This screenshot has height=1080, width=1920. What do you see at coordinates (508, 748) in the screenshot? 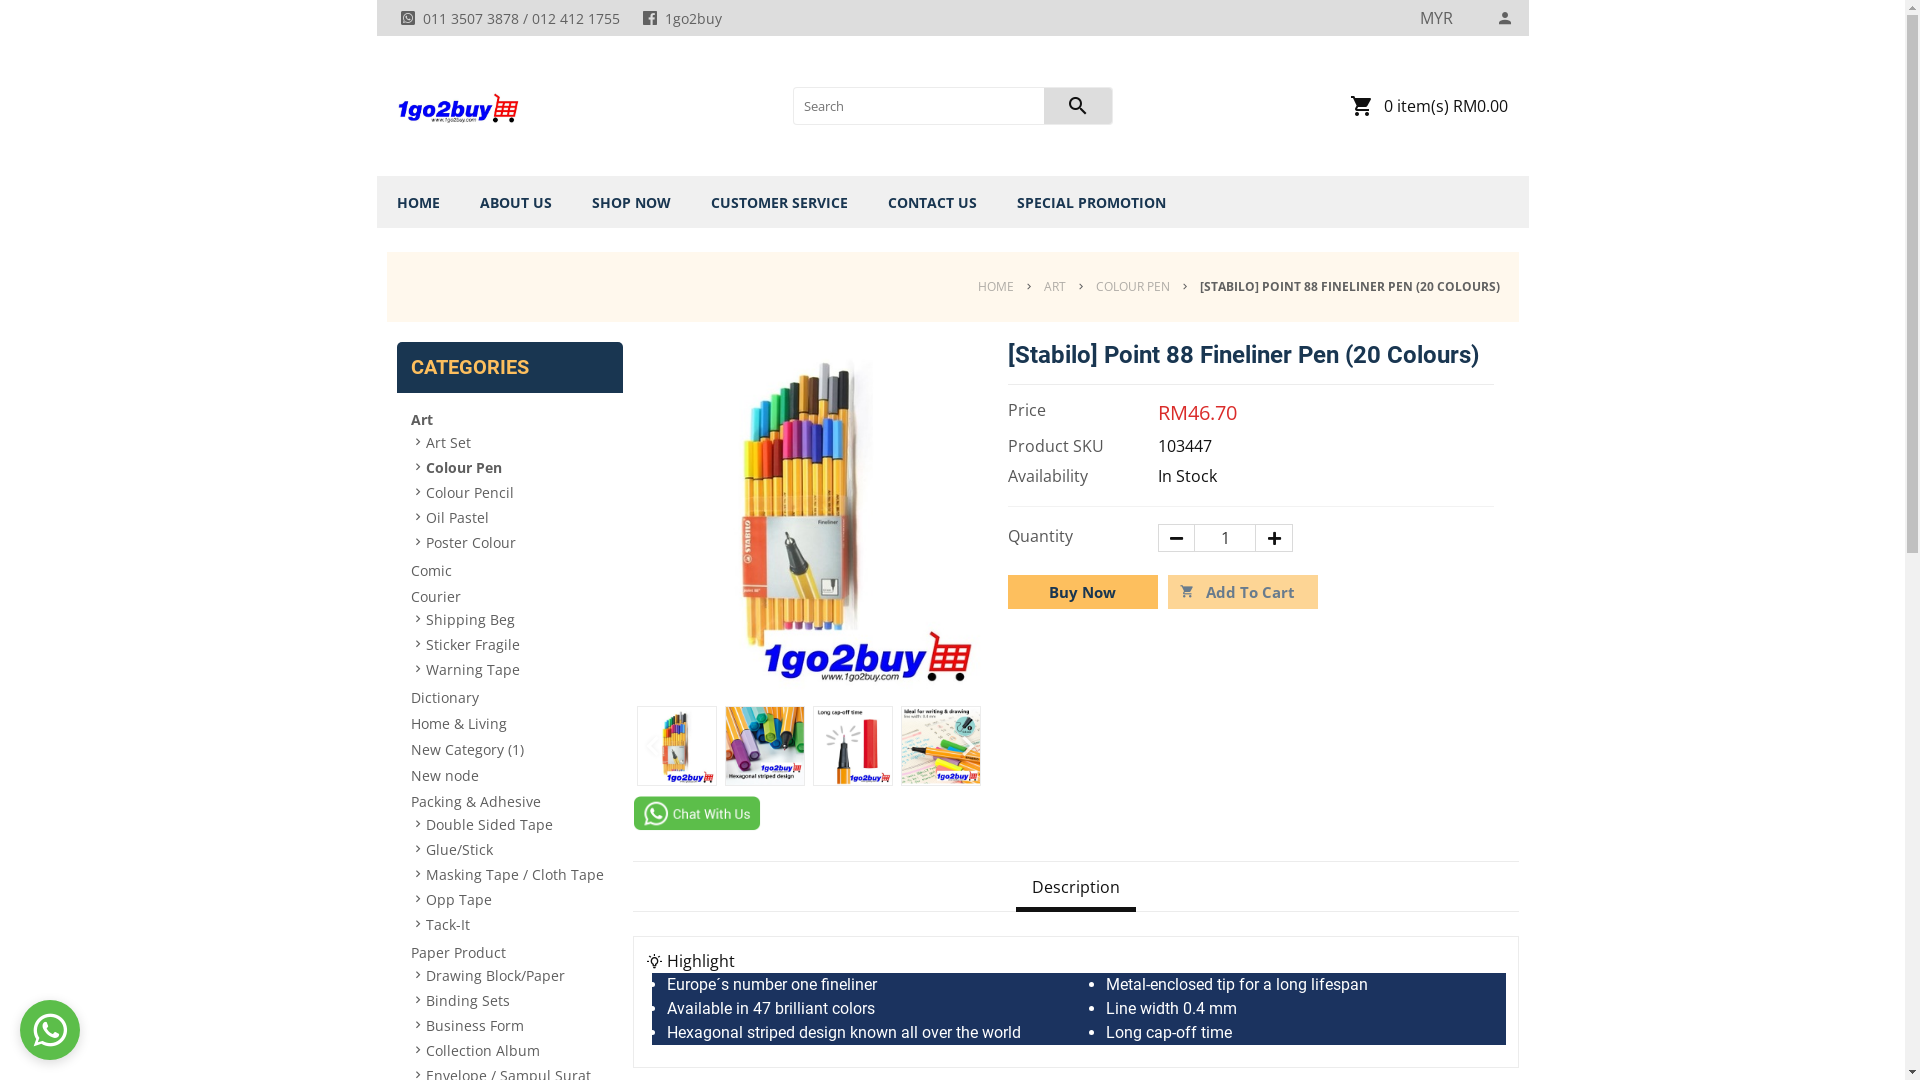
I see `'New Category (1)'` at bounding box center [508, 748].